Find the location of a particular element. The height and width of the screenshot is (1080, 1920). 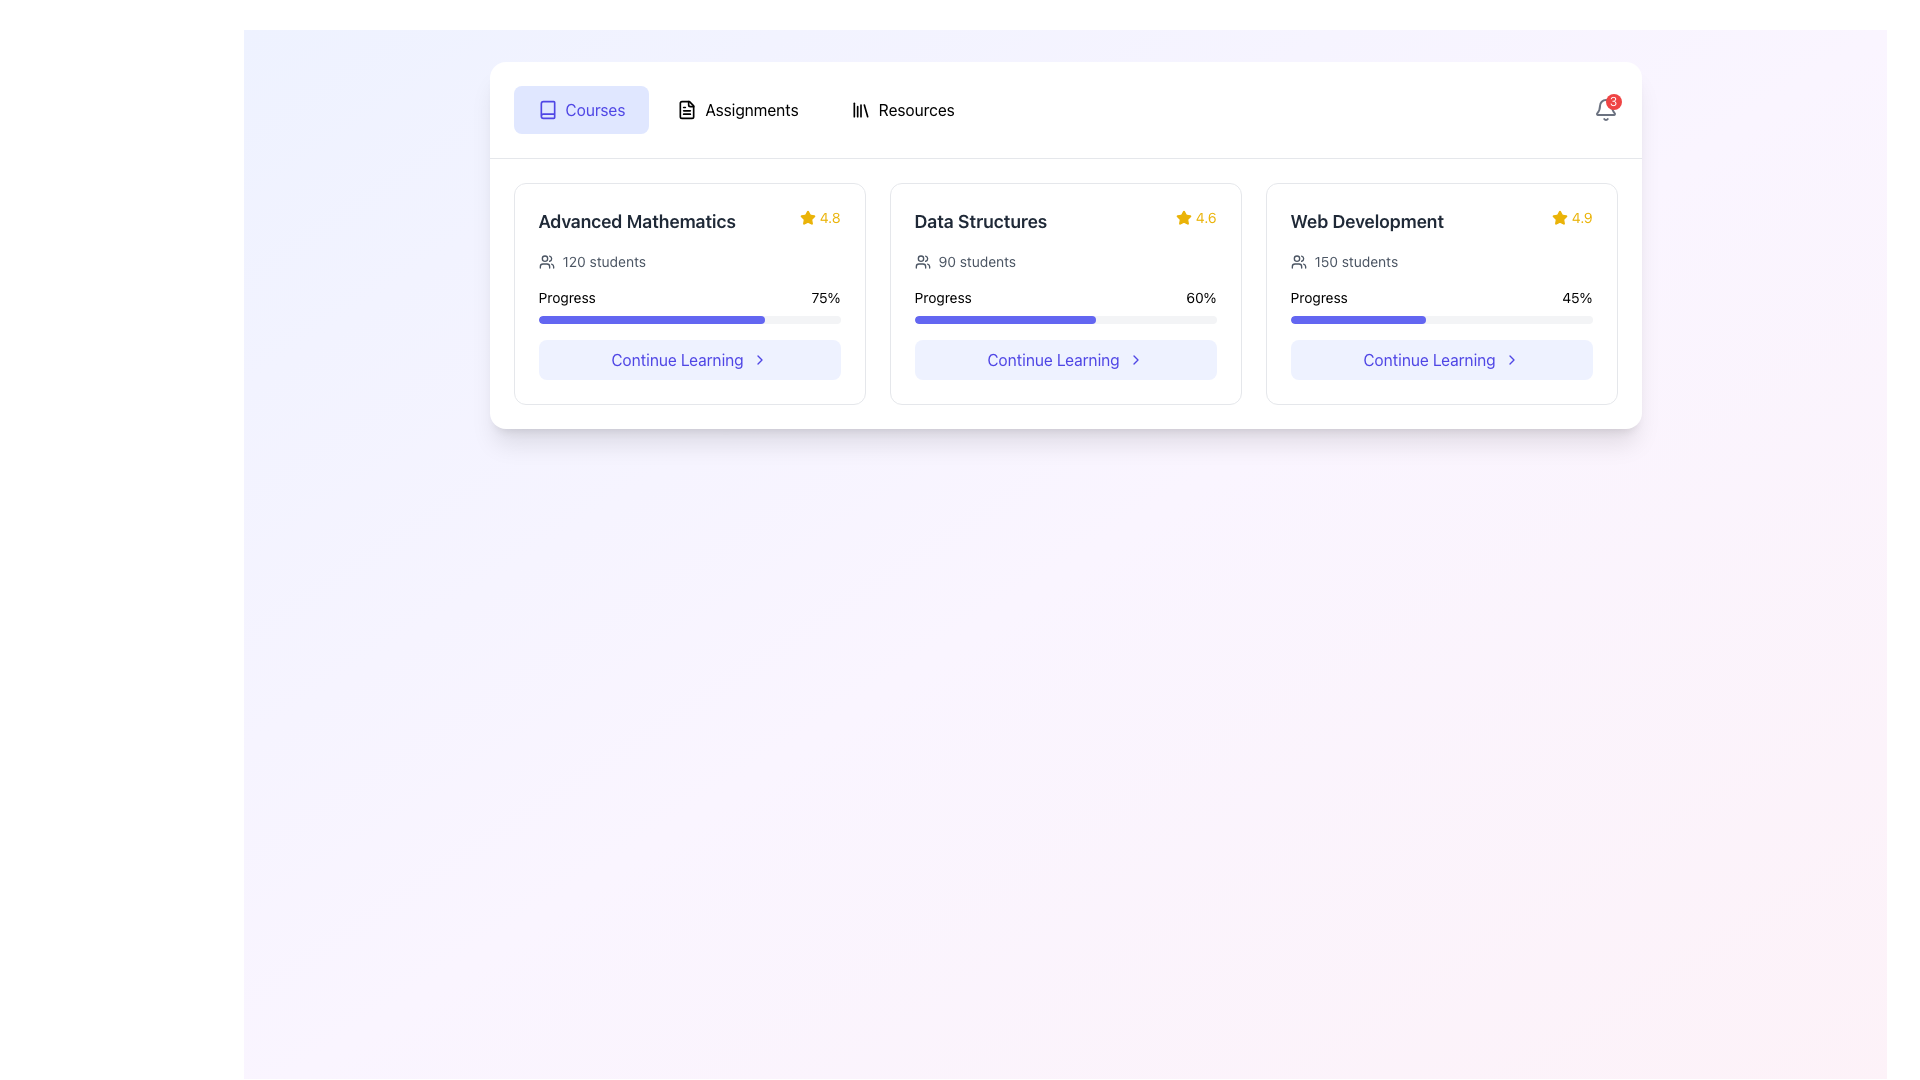

the second vertical line in the icon located in the top menu bar, which is part of a set of four similar elements is located at coordinates (865, 110).